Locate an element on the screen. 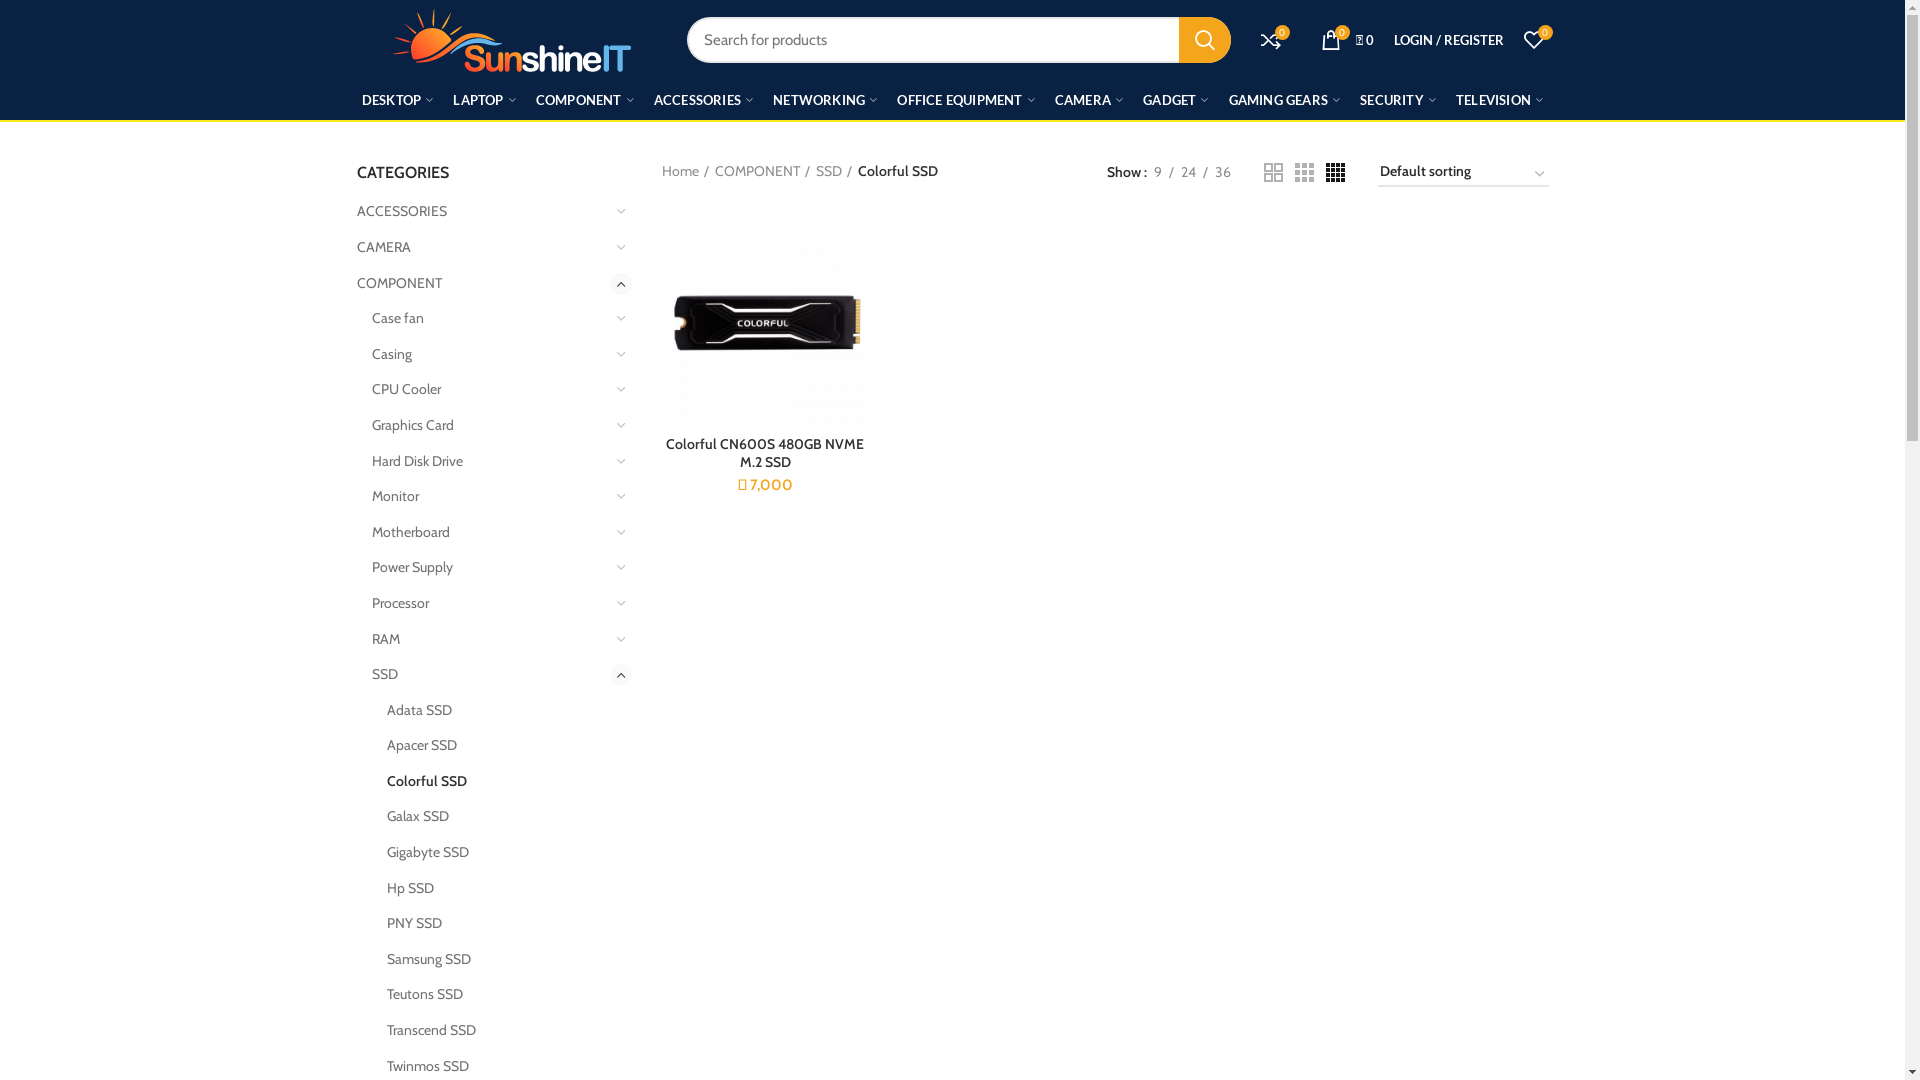  'Graphics Card' is located at coordinates (489, 424).